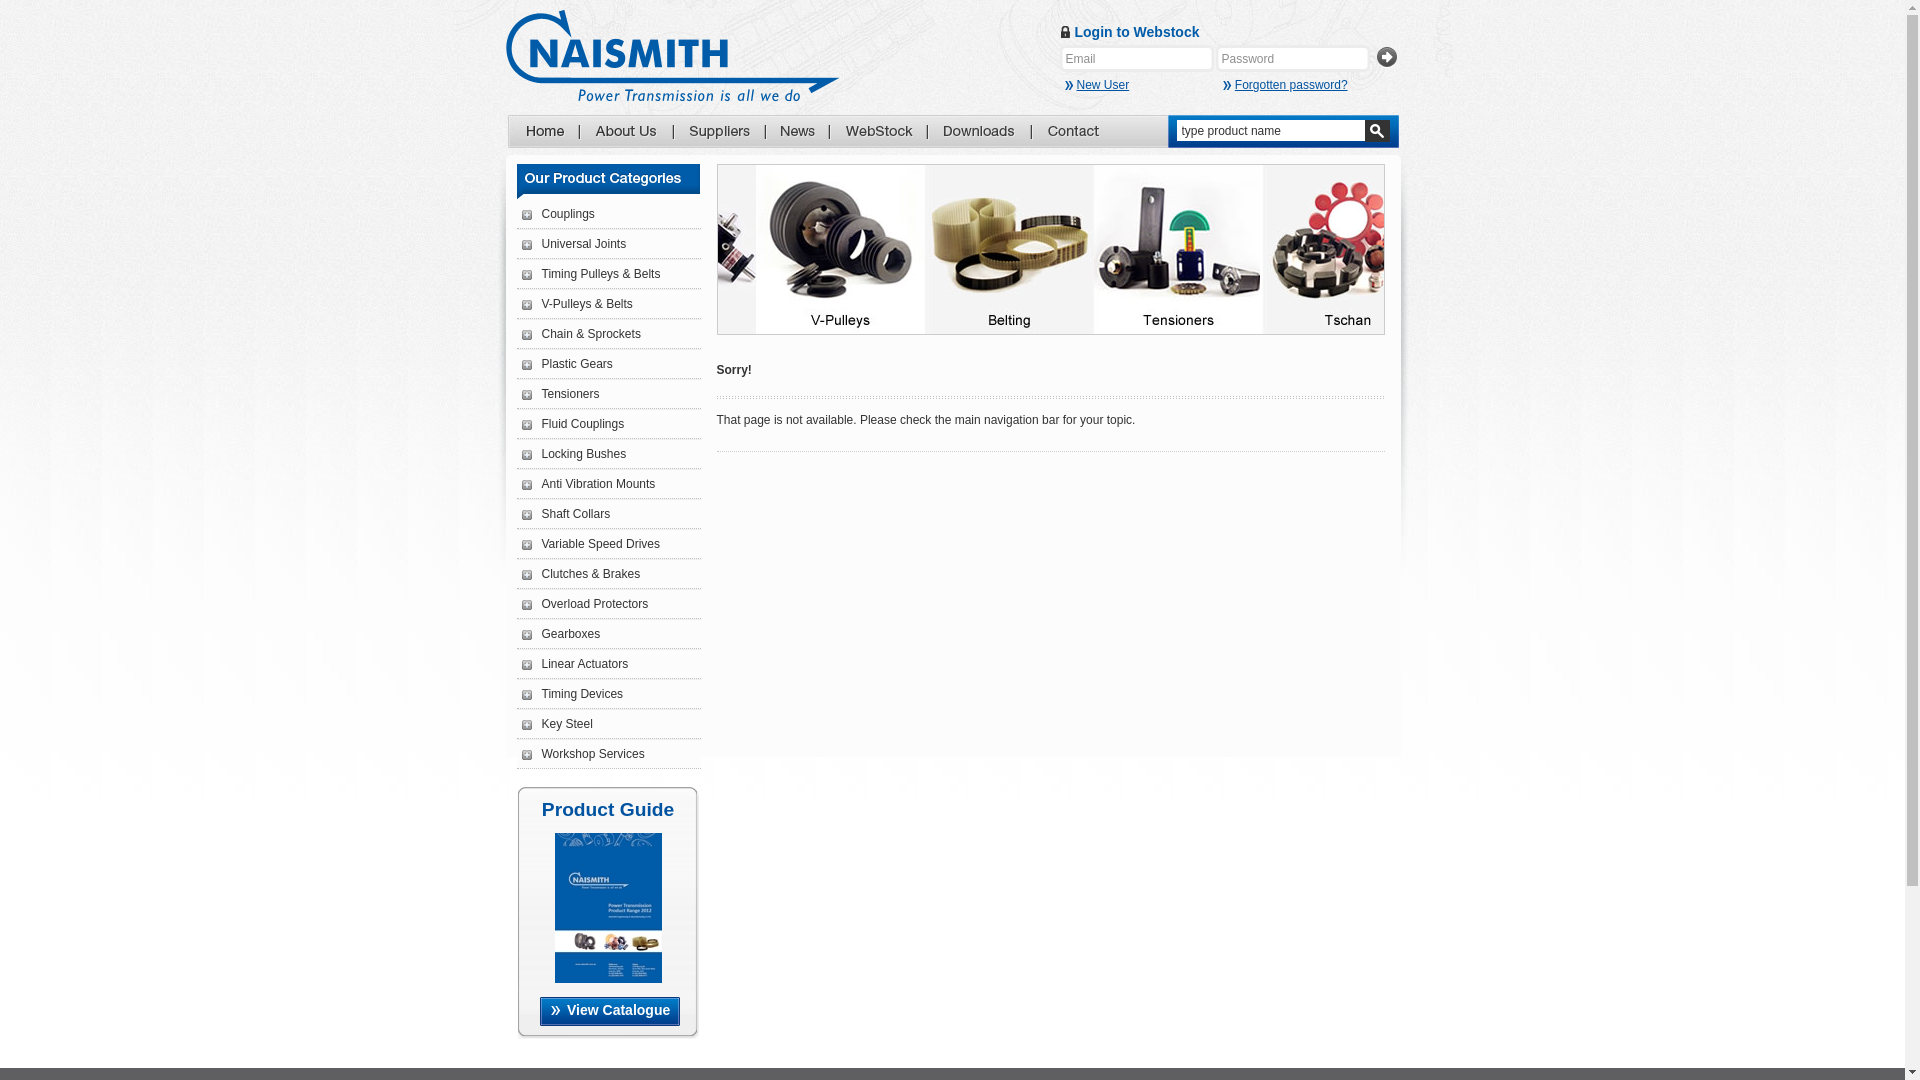  I want to click on 'Chain & Sprockets', so click(522, 333).